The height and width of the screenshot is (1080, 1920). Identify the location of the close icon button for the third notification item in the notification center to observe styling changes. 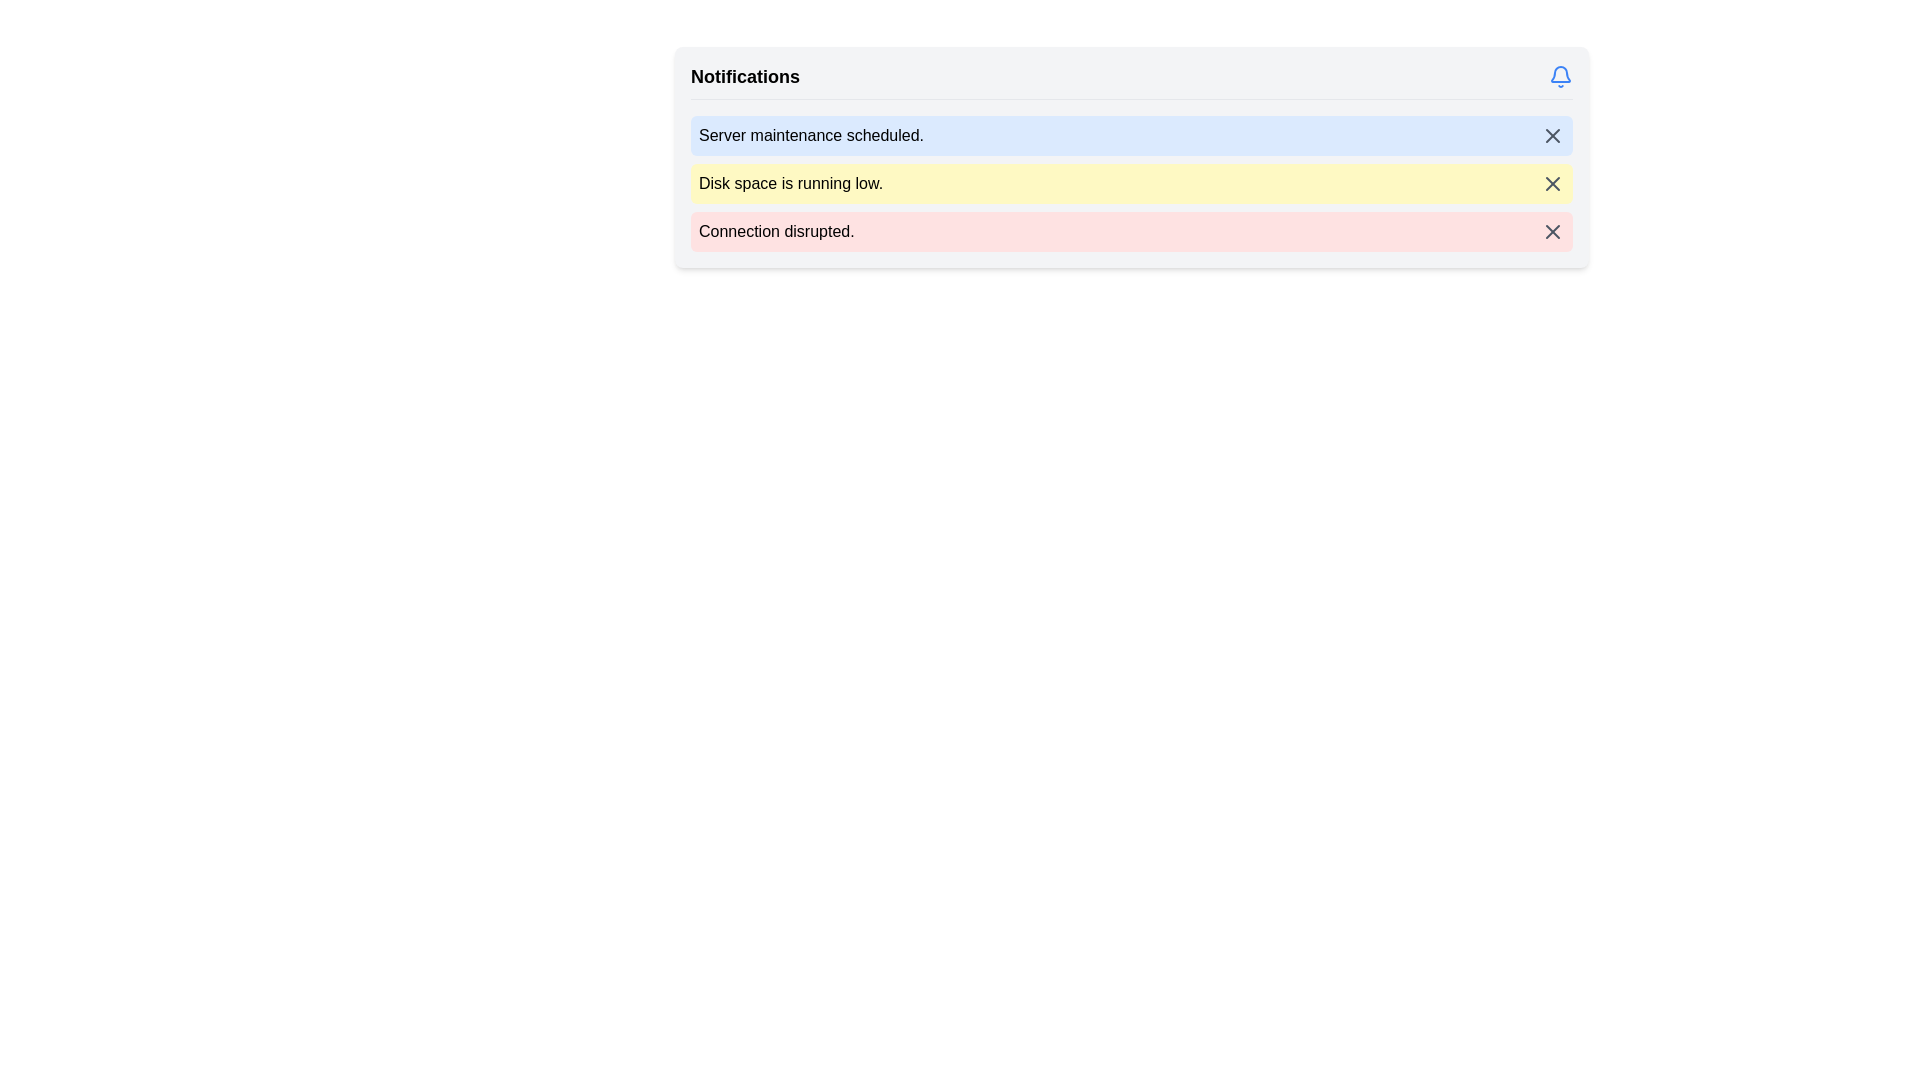
(1552, 230).